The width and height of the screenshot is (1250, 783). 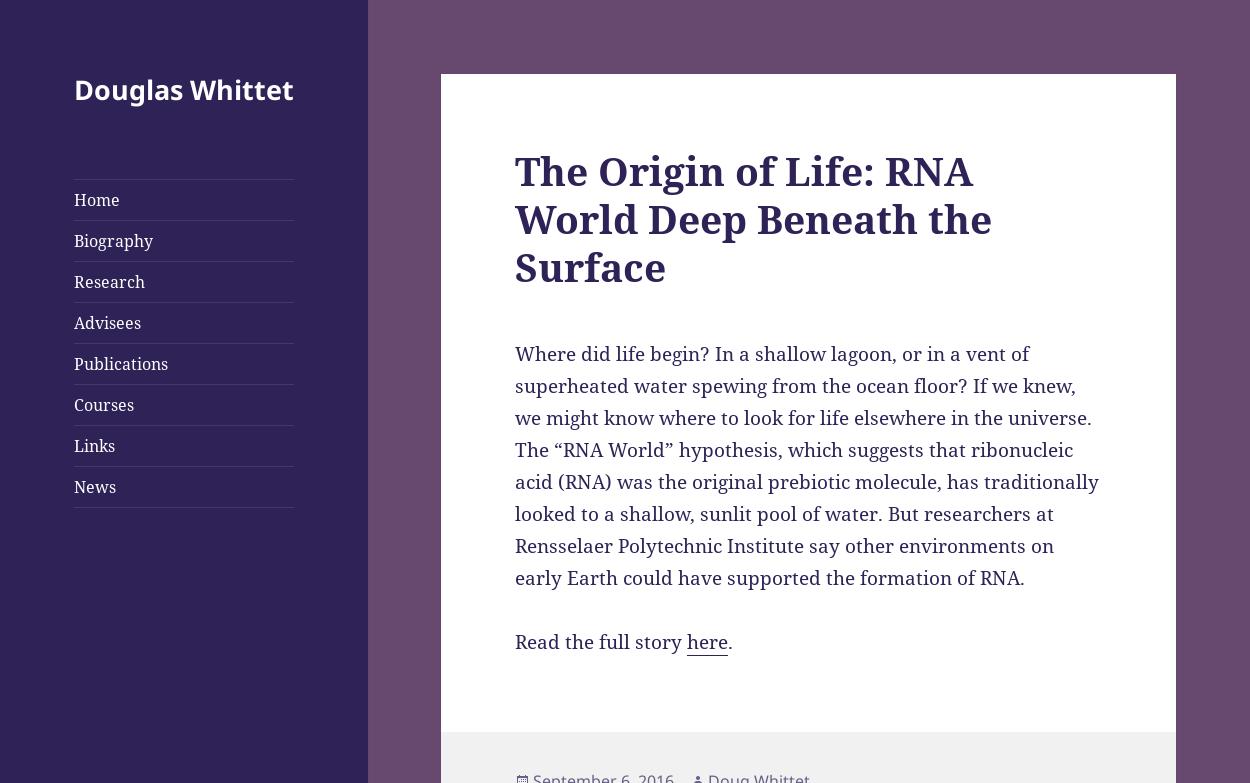 I want to click on 'Publications', so click(x=119, y=364).